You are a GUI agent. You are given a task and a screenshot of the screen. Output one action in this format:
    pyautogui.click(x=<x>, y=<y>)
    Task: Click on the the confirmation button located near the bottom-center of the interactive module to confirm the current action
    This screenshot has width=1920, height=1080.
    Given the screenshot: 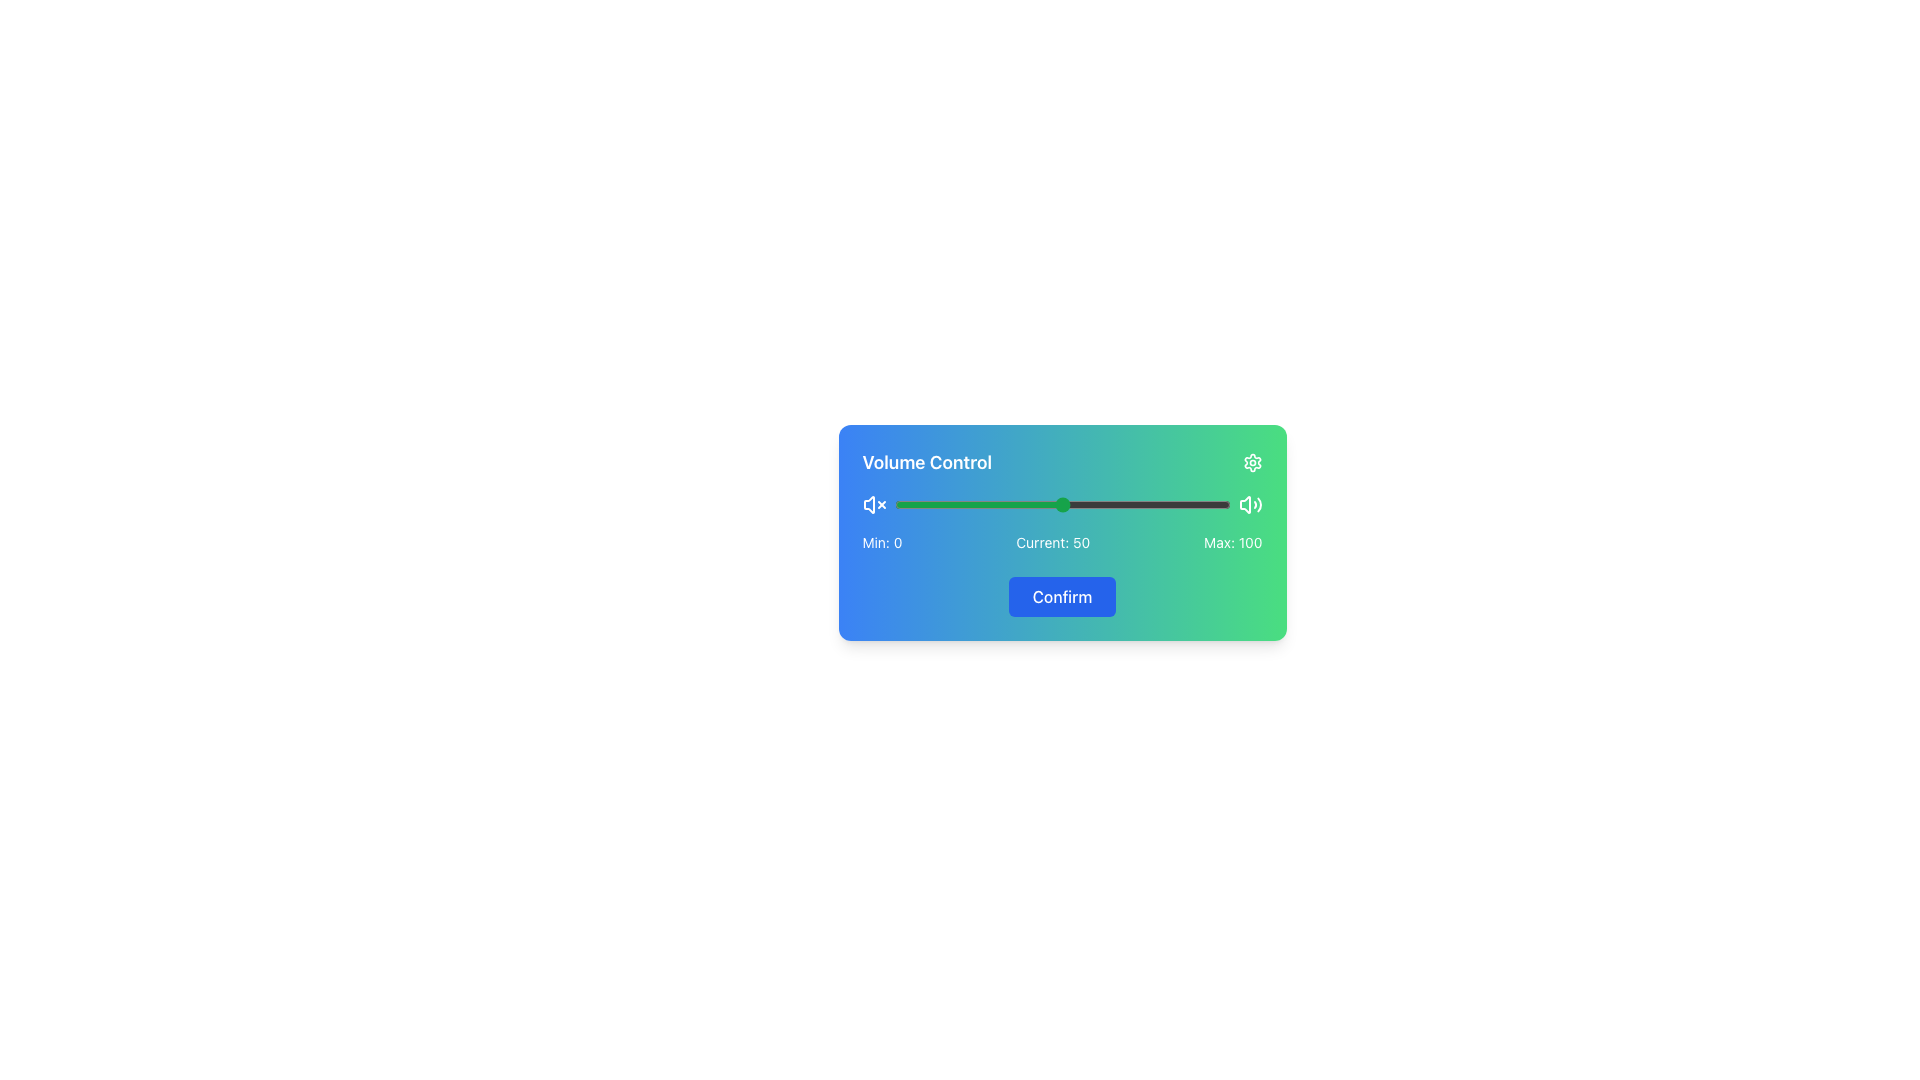 What is the action you would take?
    pyautogui.click(x=1061, y=596)
    